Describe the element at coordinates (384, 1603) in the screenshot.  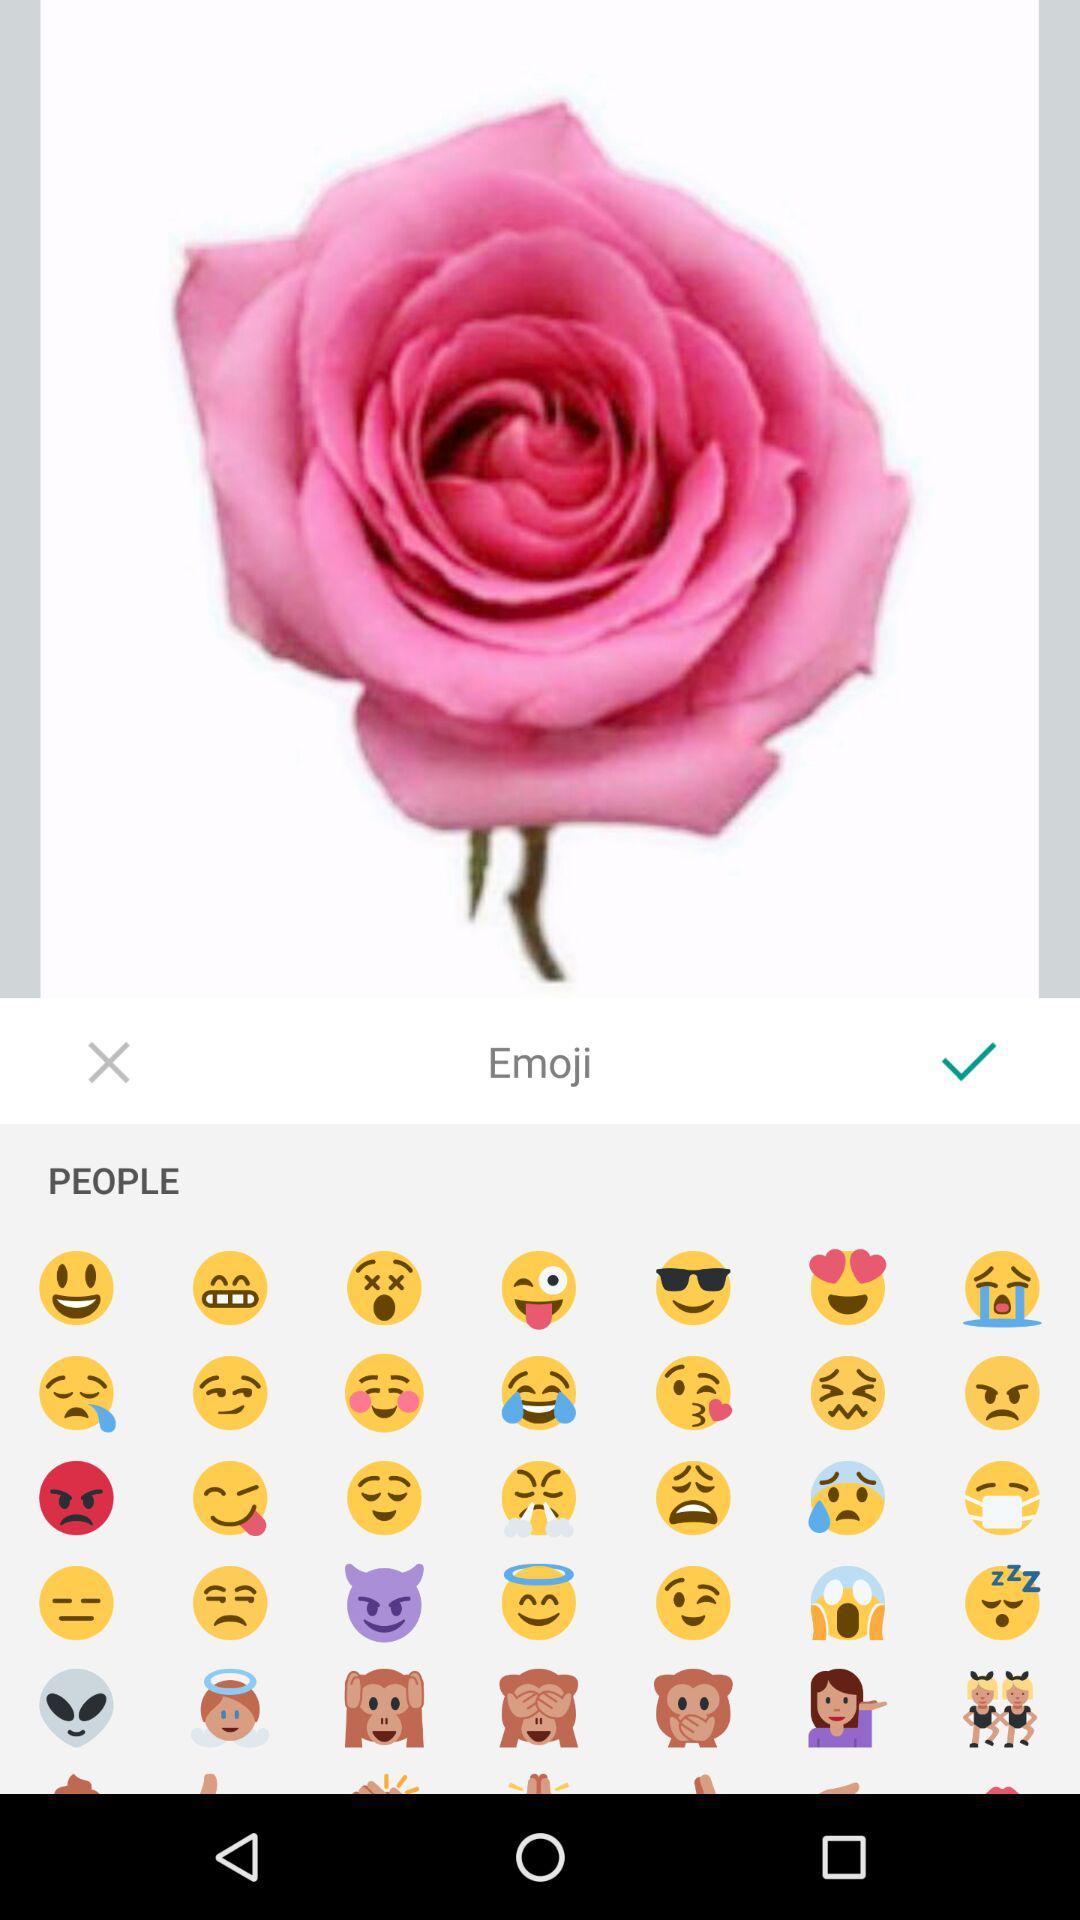
I see `emoji select option` at that location.